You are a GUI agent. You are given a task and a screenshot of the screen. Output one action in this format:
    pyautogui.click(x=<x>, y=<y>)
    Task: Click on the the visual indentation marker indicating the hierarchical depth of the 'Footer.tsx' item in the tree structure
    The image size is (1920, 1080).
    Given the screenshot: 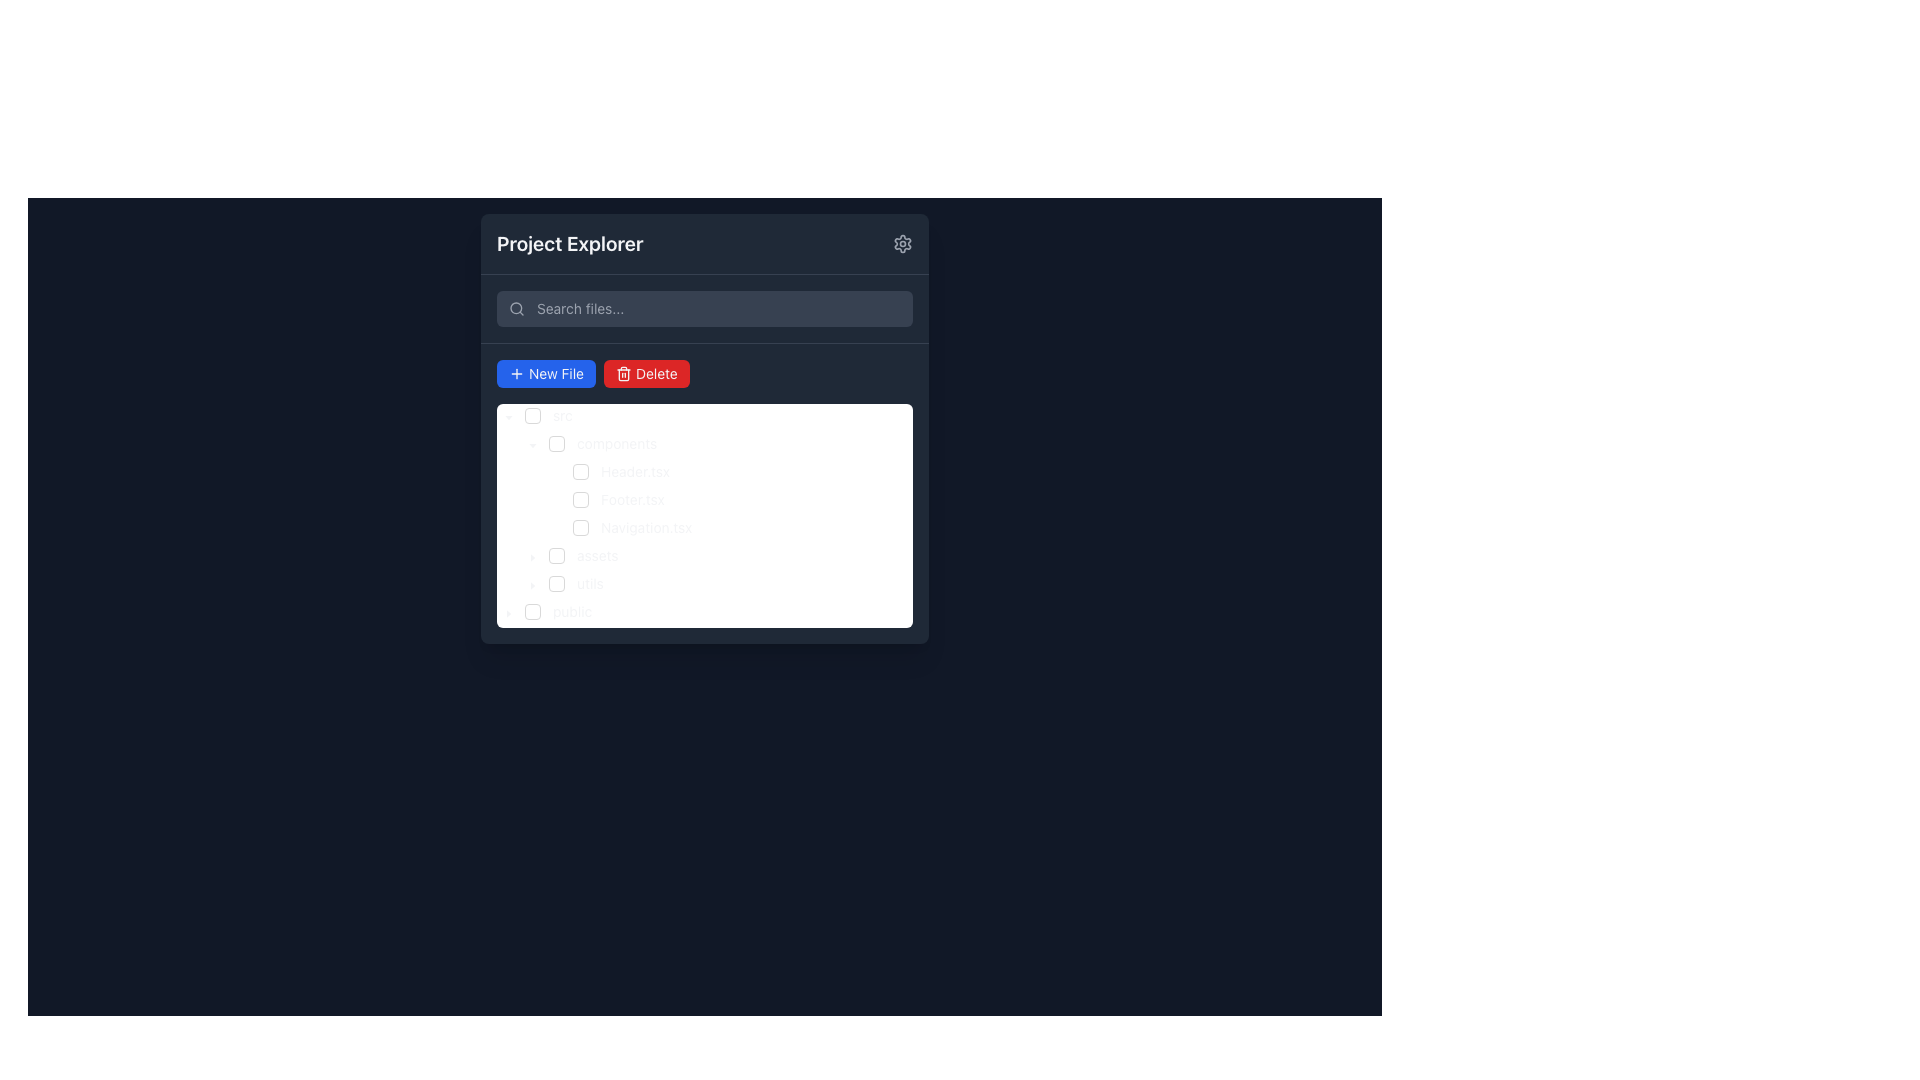 What is the action you would take?
    pyautogui.click(x=521, y=499)
    